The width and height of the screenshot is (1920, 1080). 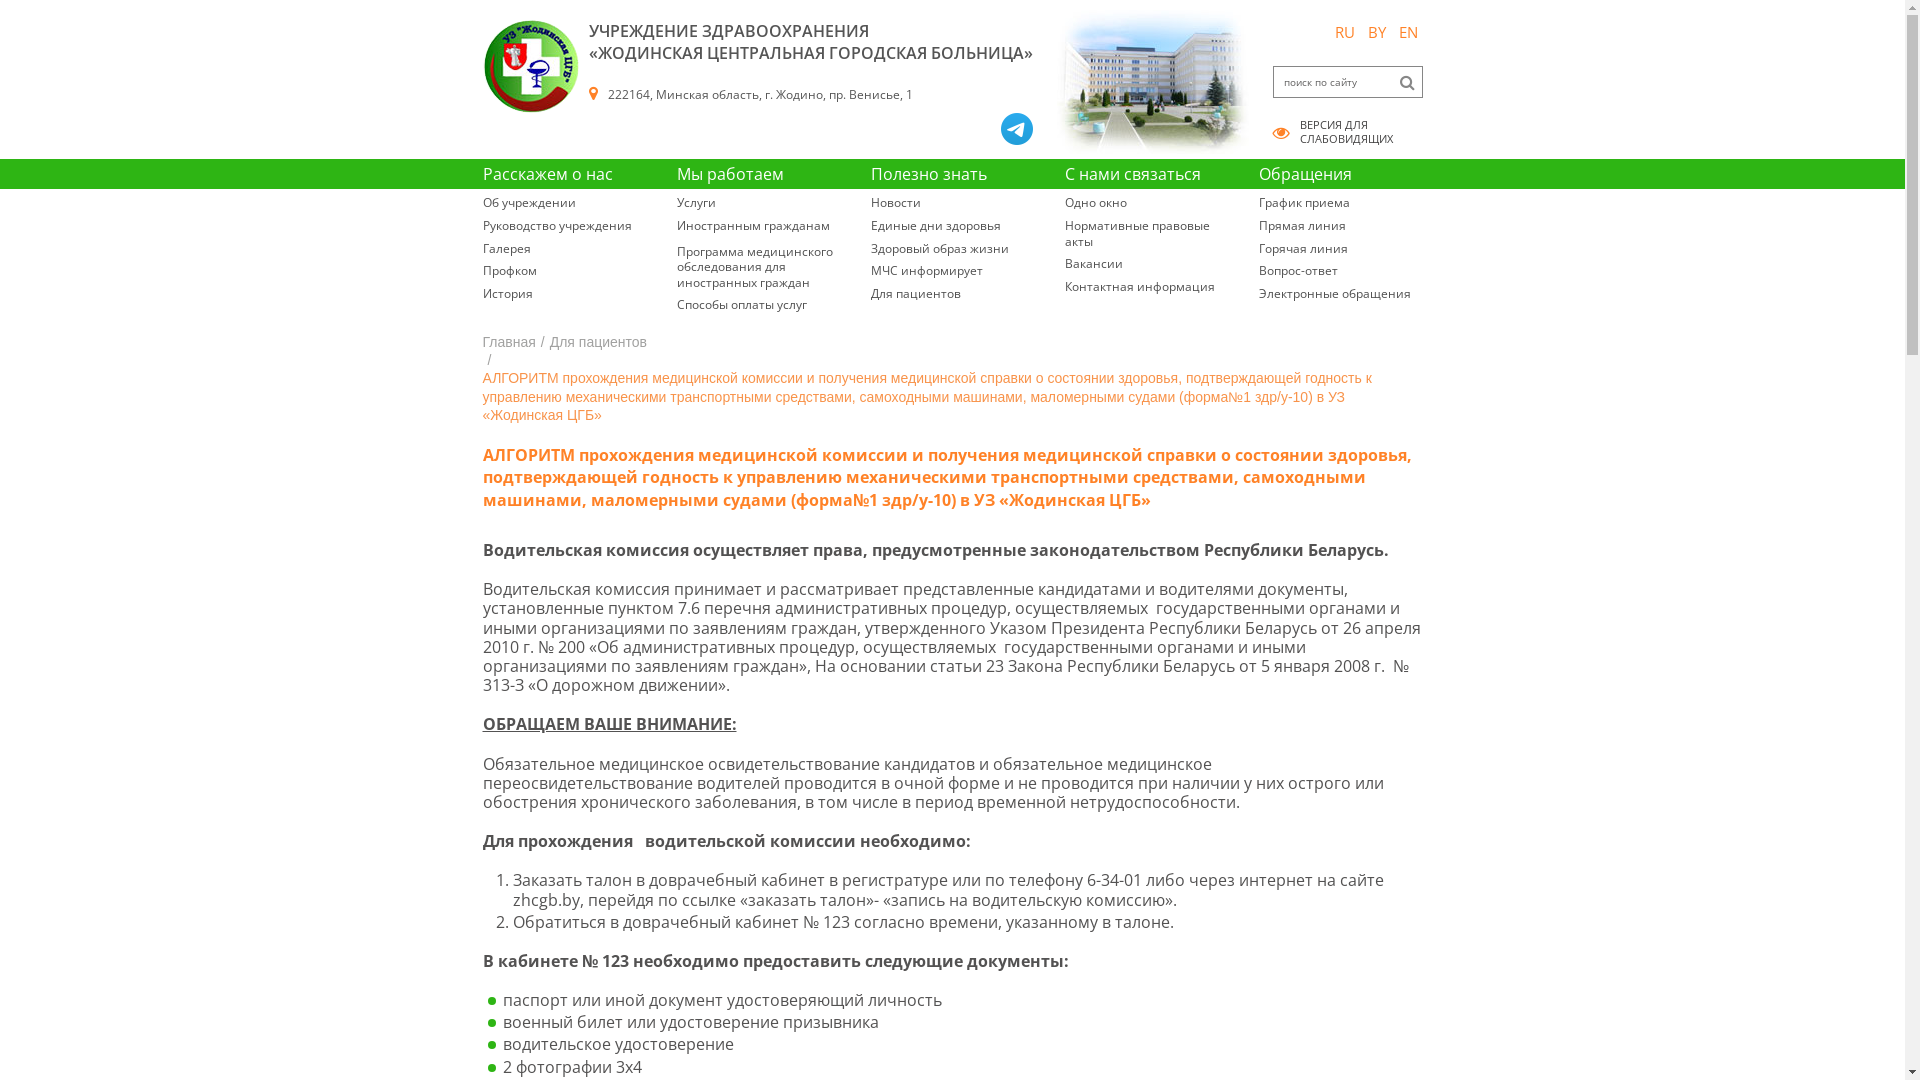 I want to click on 'BY', so click(x=1375, y=31).